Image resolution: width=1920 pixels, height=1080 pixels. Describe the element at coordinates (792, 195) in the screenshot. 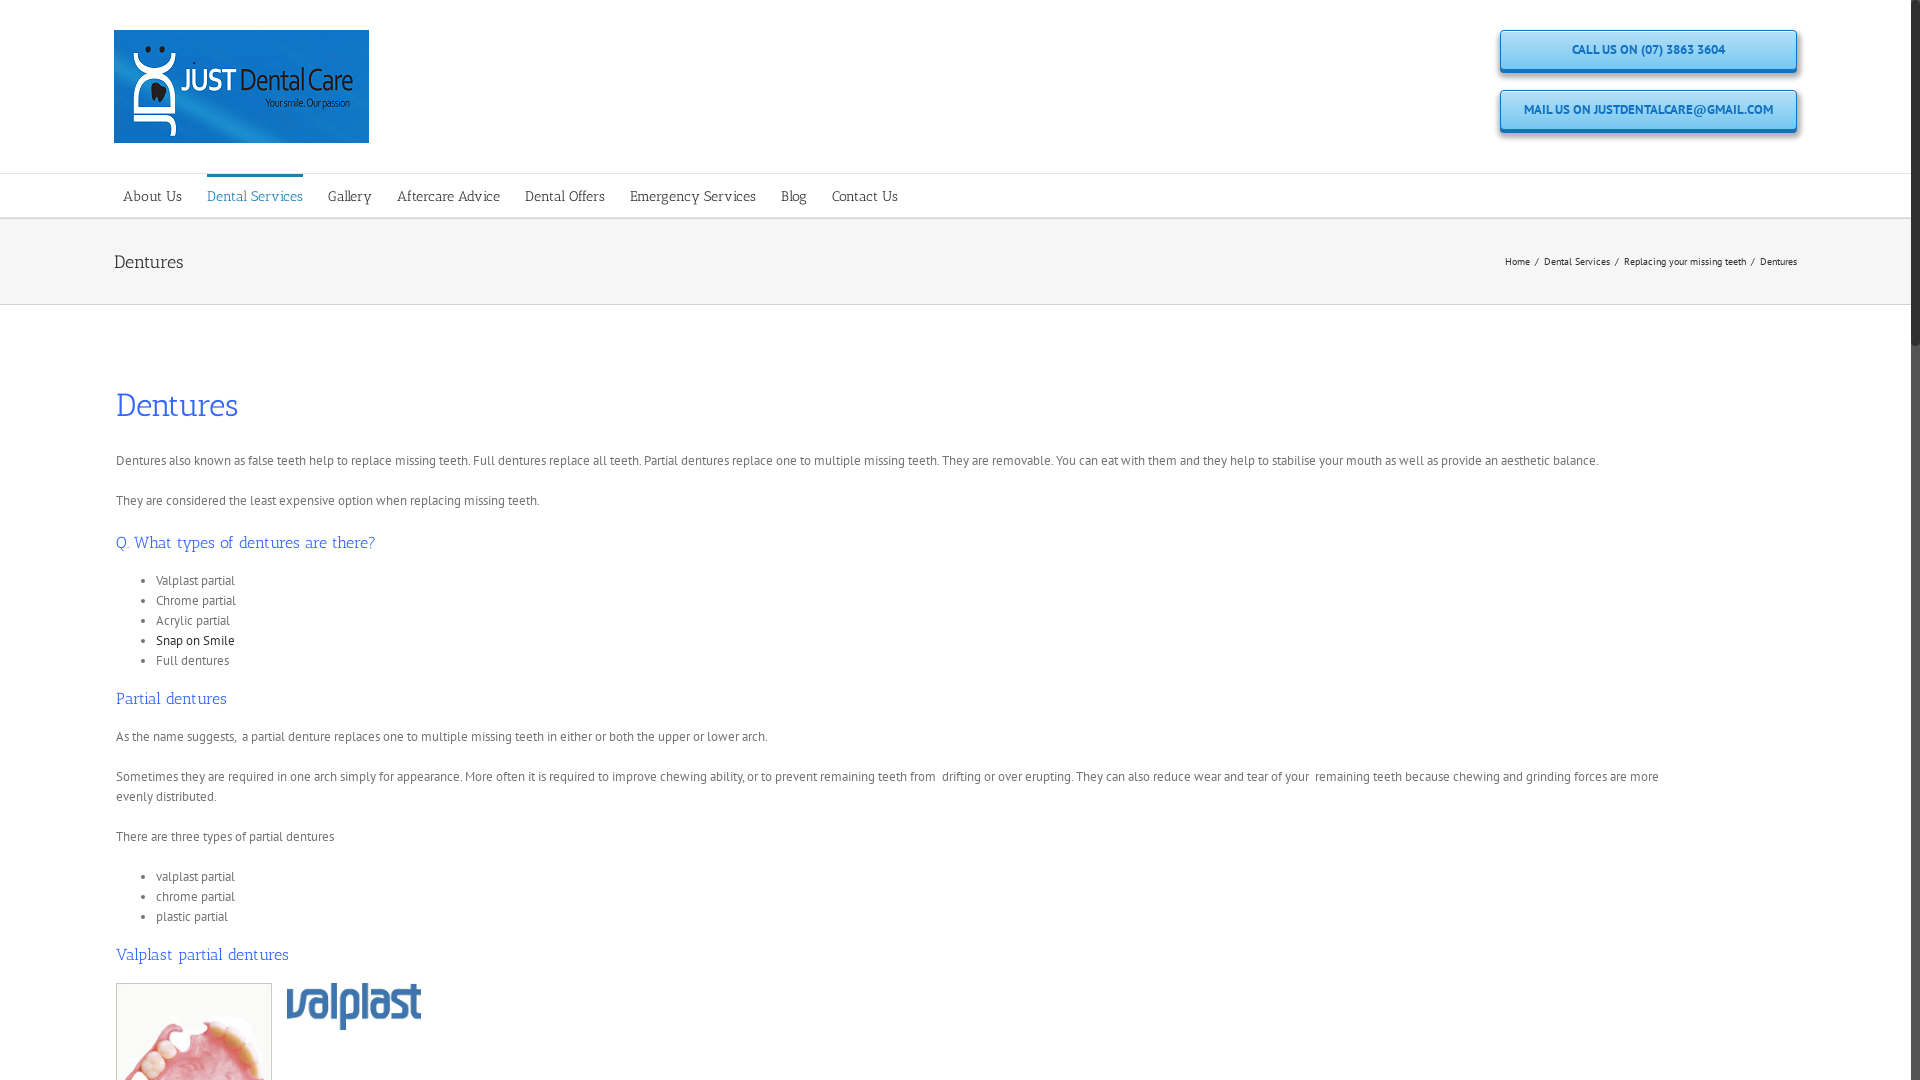

I see `'Blog'` at that location.